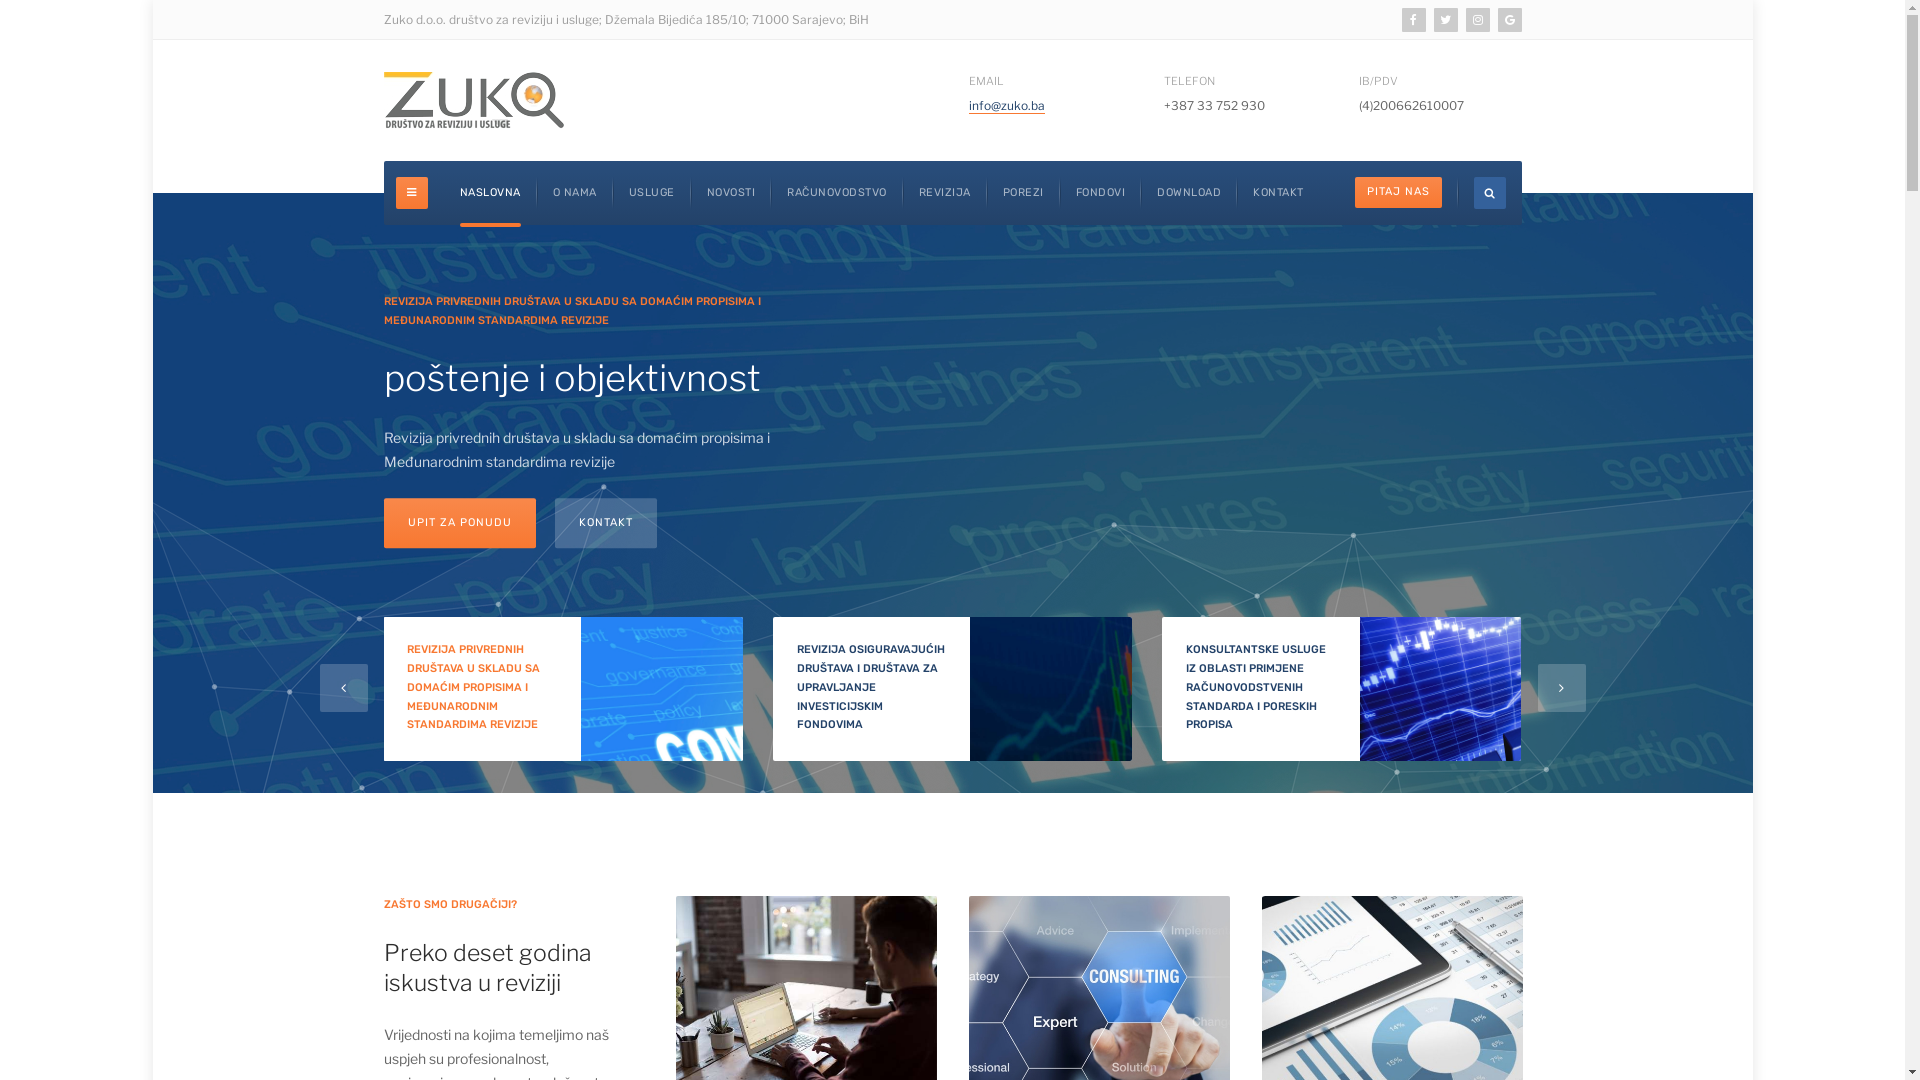 The width and height of the screenshot is (1920, 1080). Describe the element at coordinates (473, 100) in the screenshot. I see `'www.zuko.ba'` at that location.